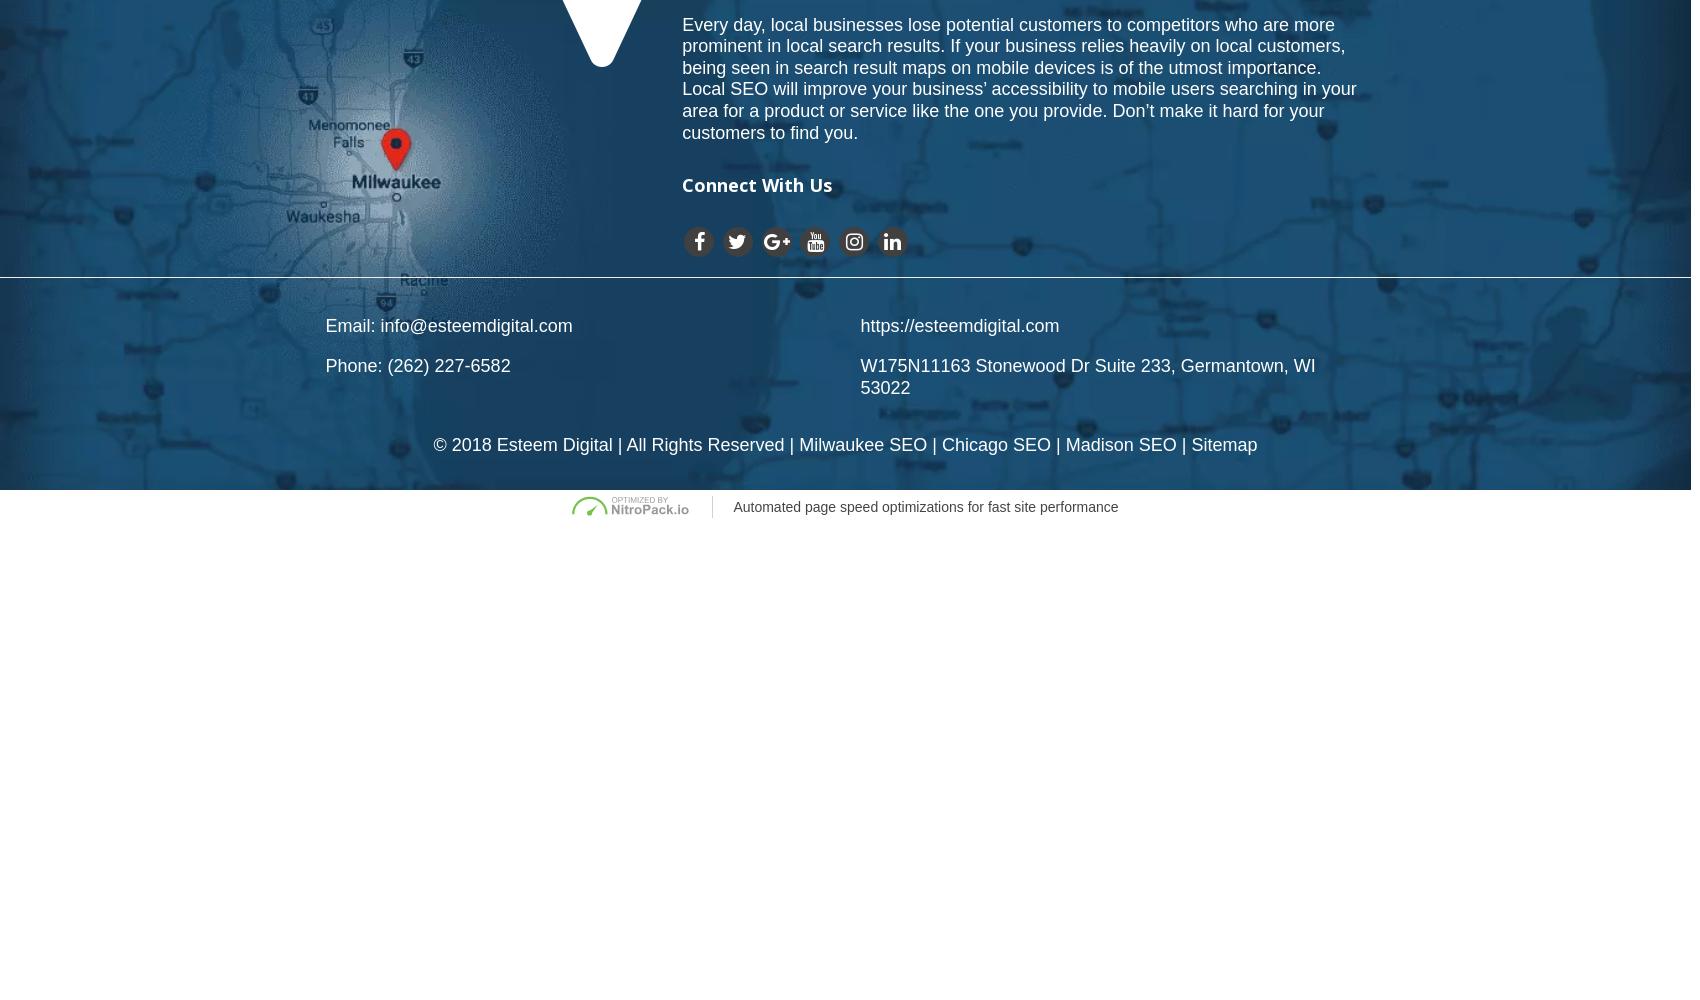 The width and height of the screenshot is (1700, 1000). I want to click on 'Madison SEO', so click(1120, 444).